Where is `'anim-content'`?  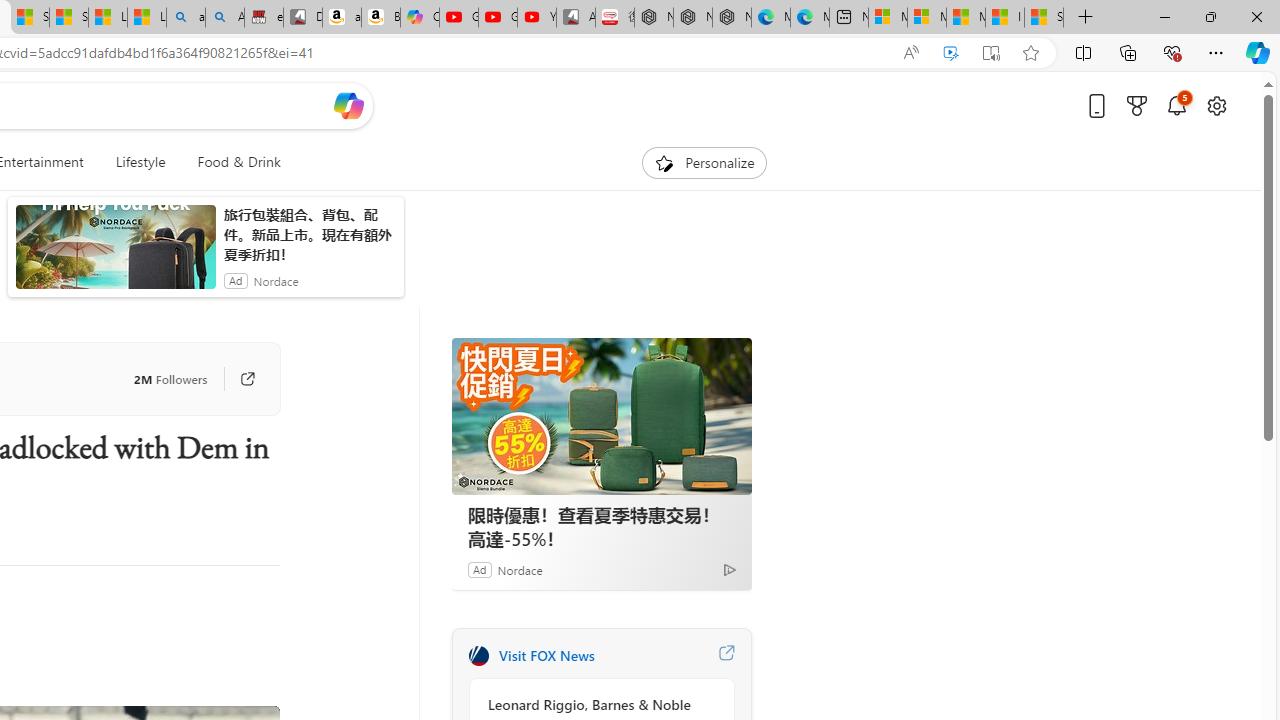
'anim-content' is located at coordinates (114, 254).